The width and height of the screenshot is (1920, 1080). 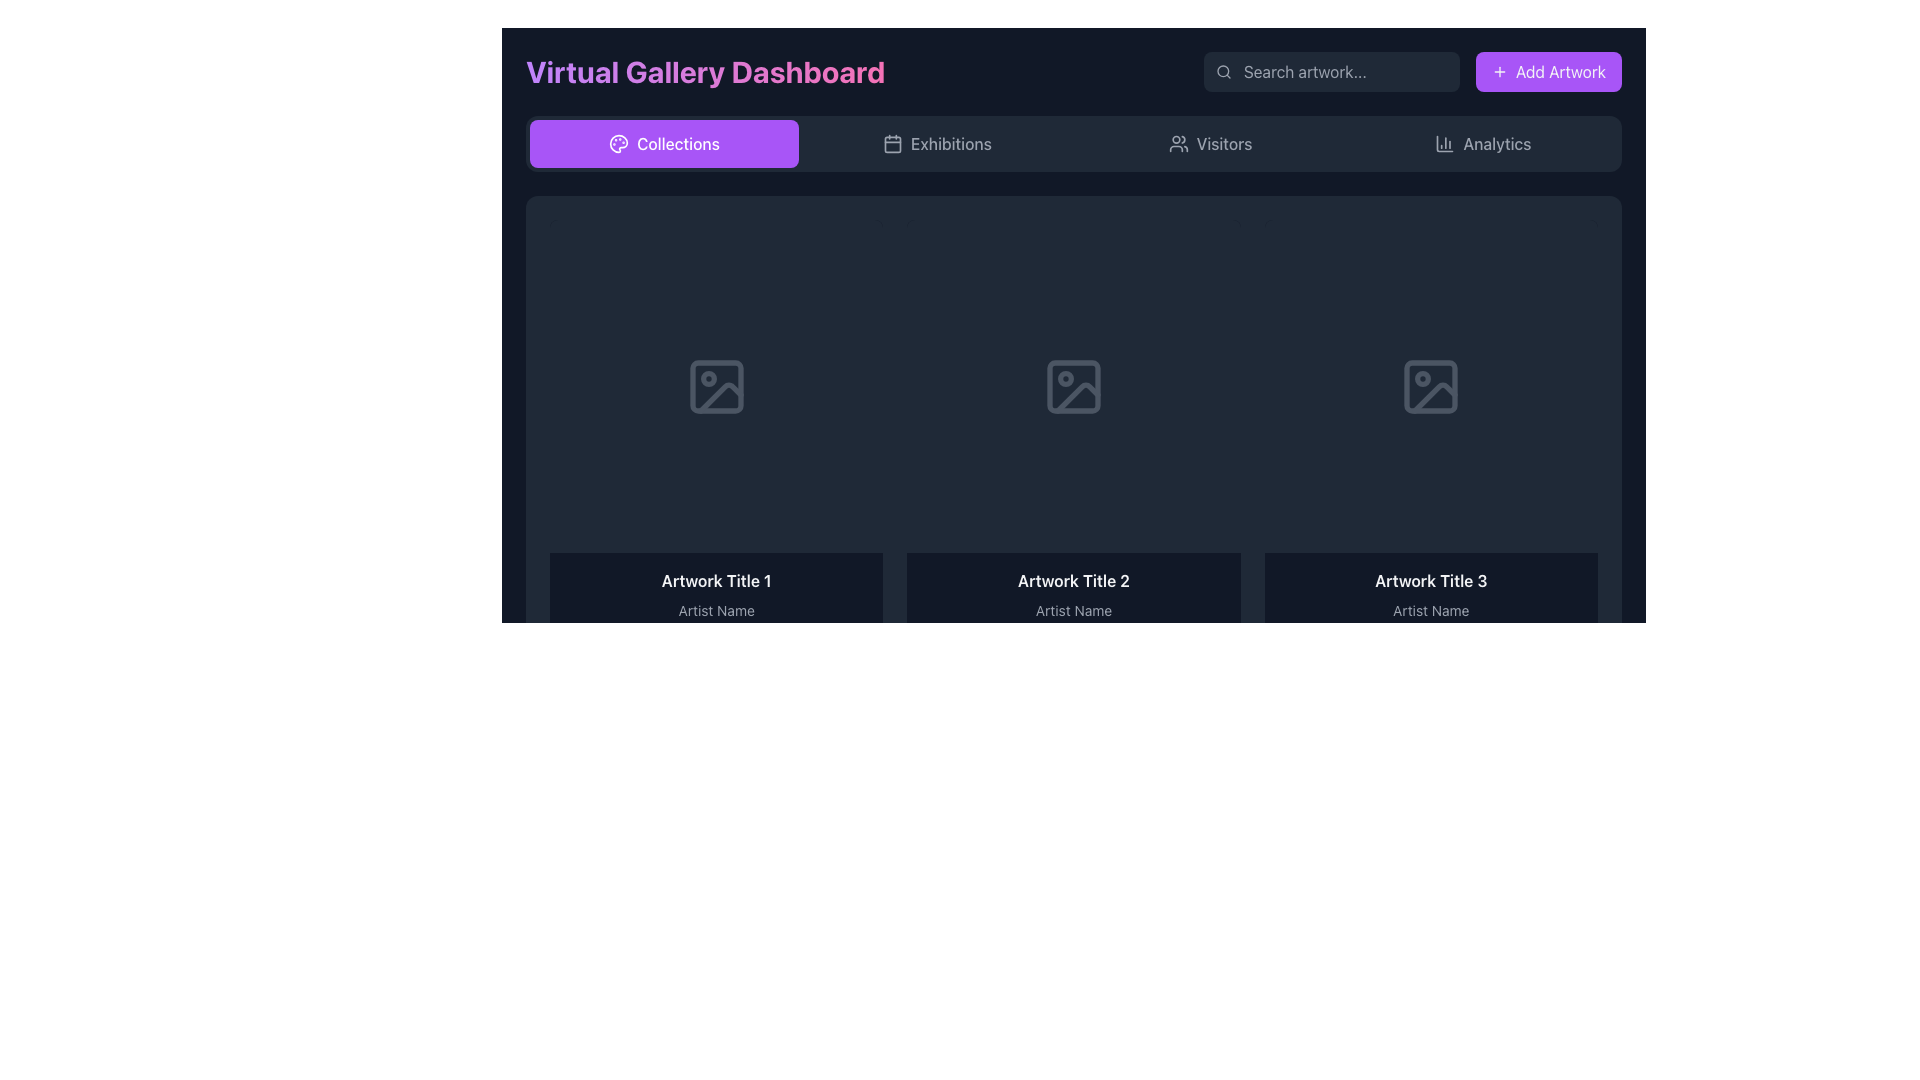 I want to click on image placeholder icon located above the title 'Artwork Title 2', which is the second of three similar icons in the middle row, so click(x=1073, y=386).